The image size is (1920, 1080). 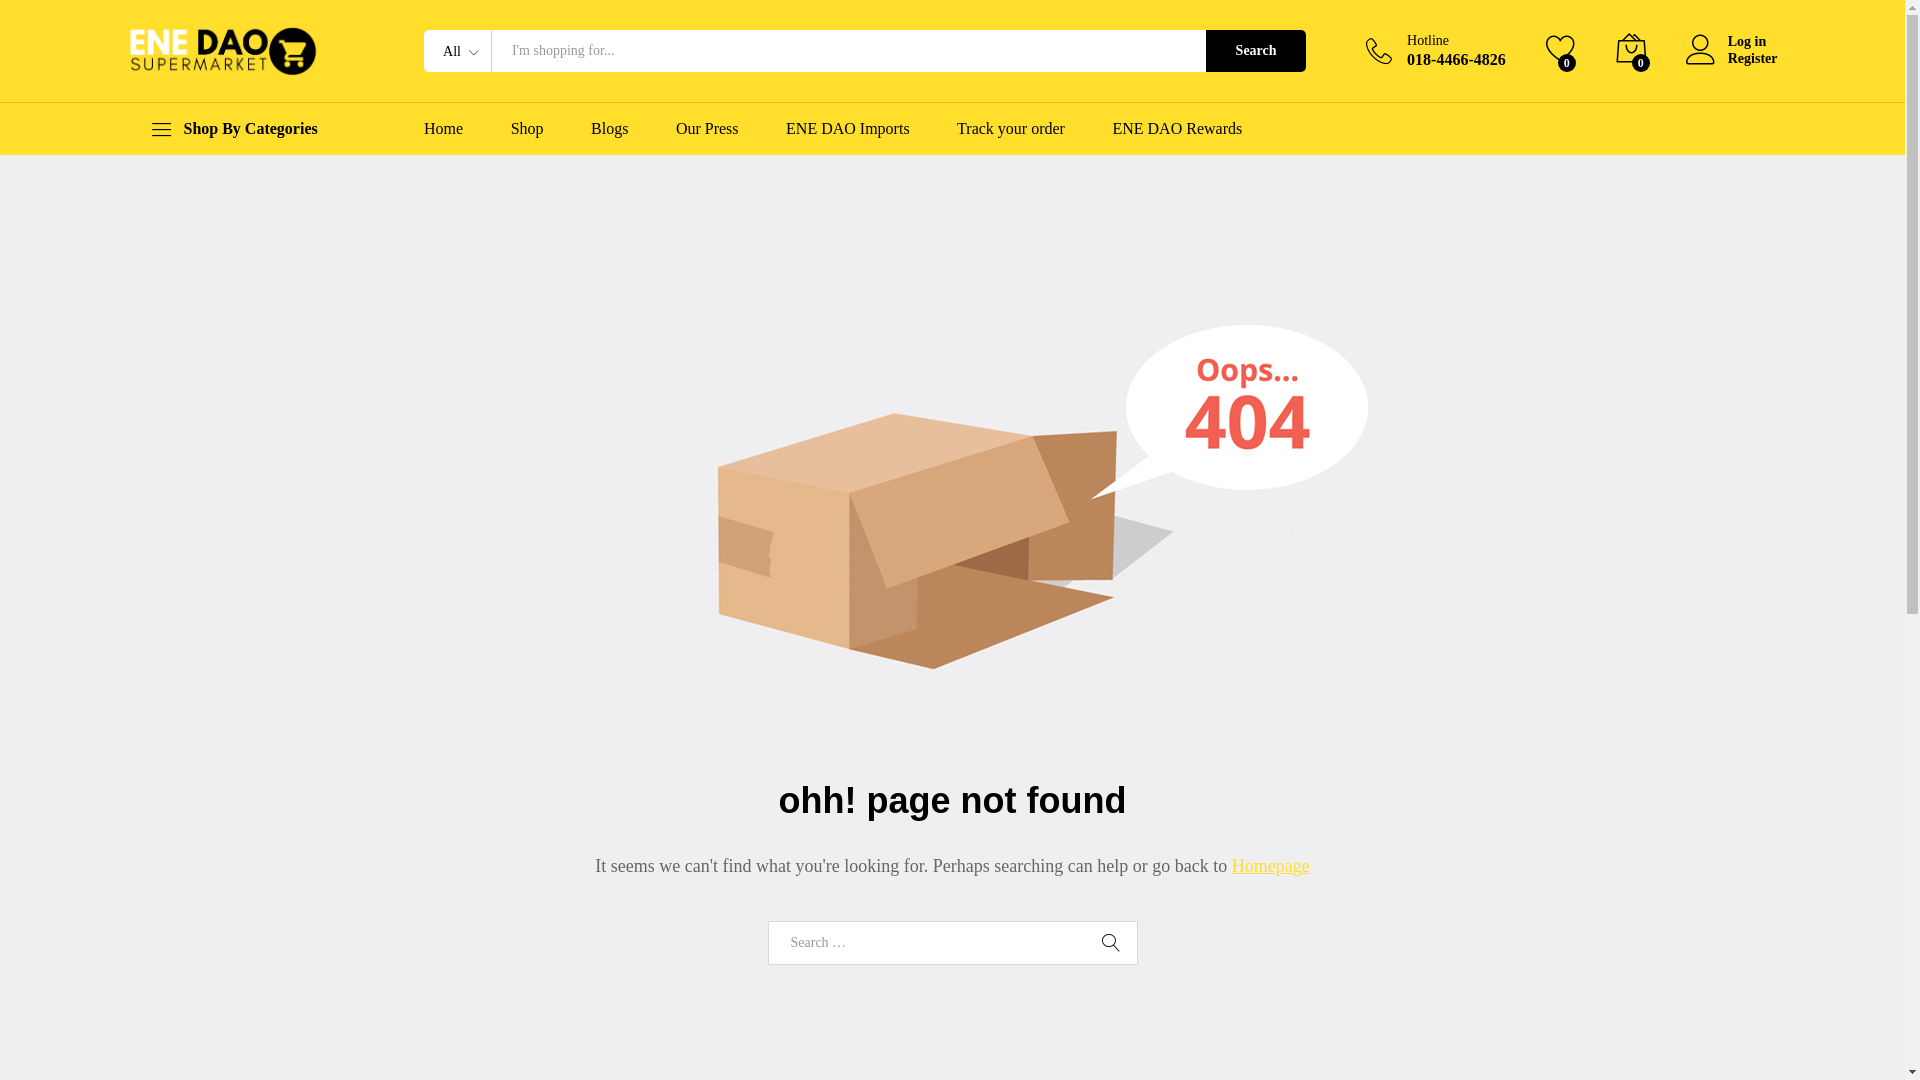 I want to click on 'Blogs', so click(x=589, y=128).